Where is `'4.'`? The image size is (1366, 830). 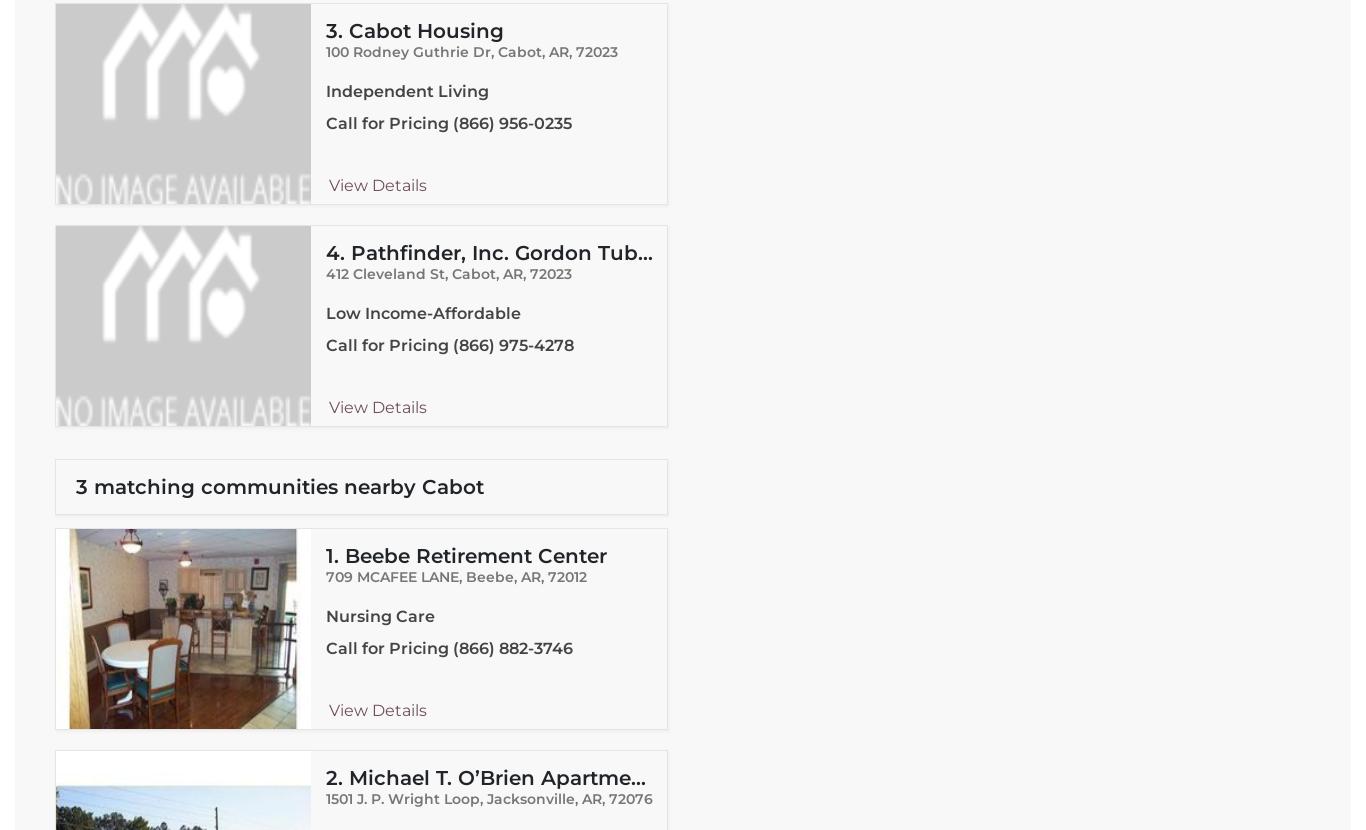
'4.' is located at coordinates (324, 252).